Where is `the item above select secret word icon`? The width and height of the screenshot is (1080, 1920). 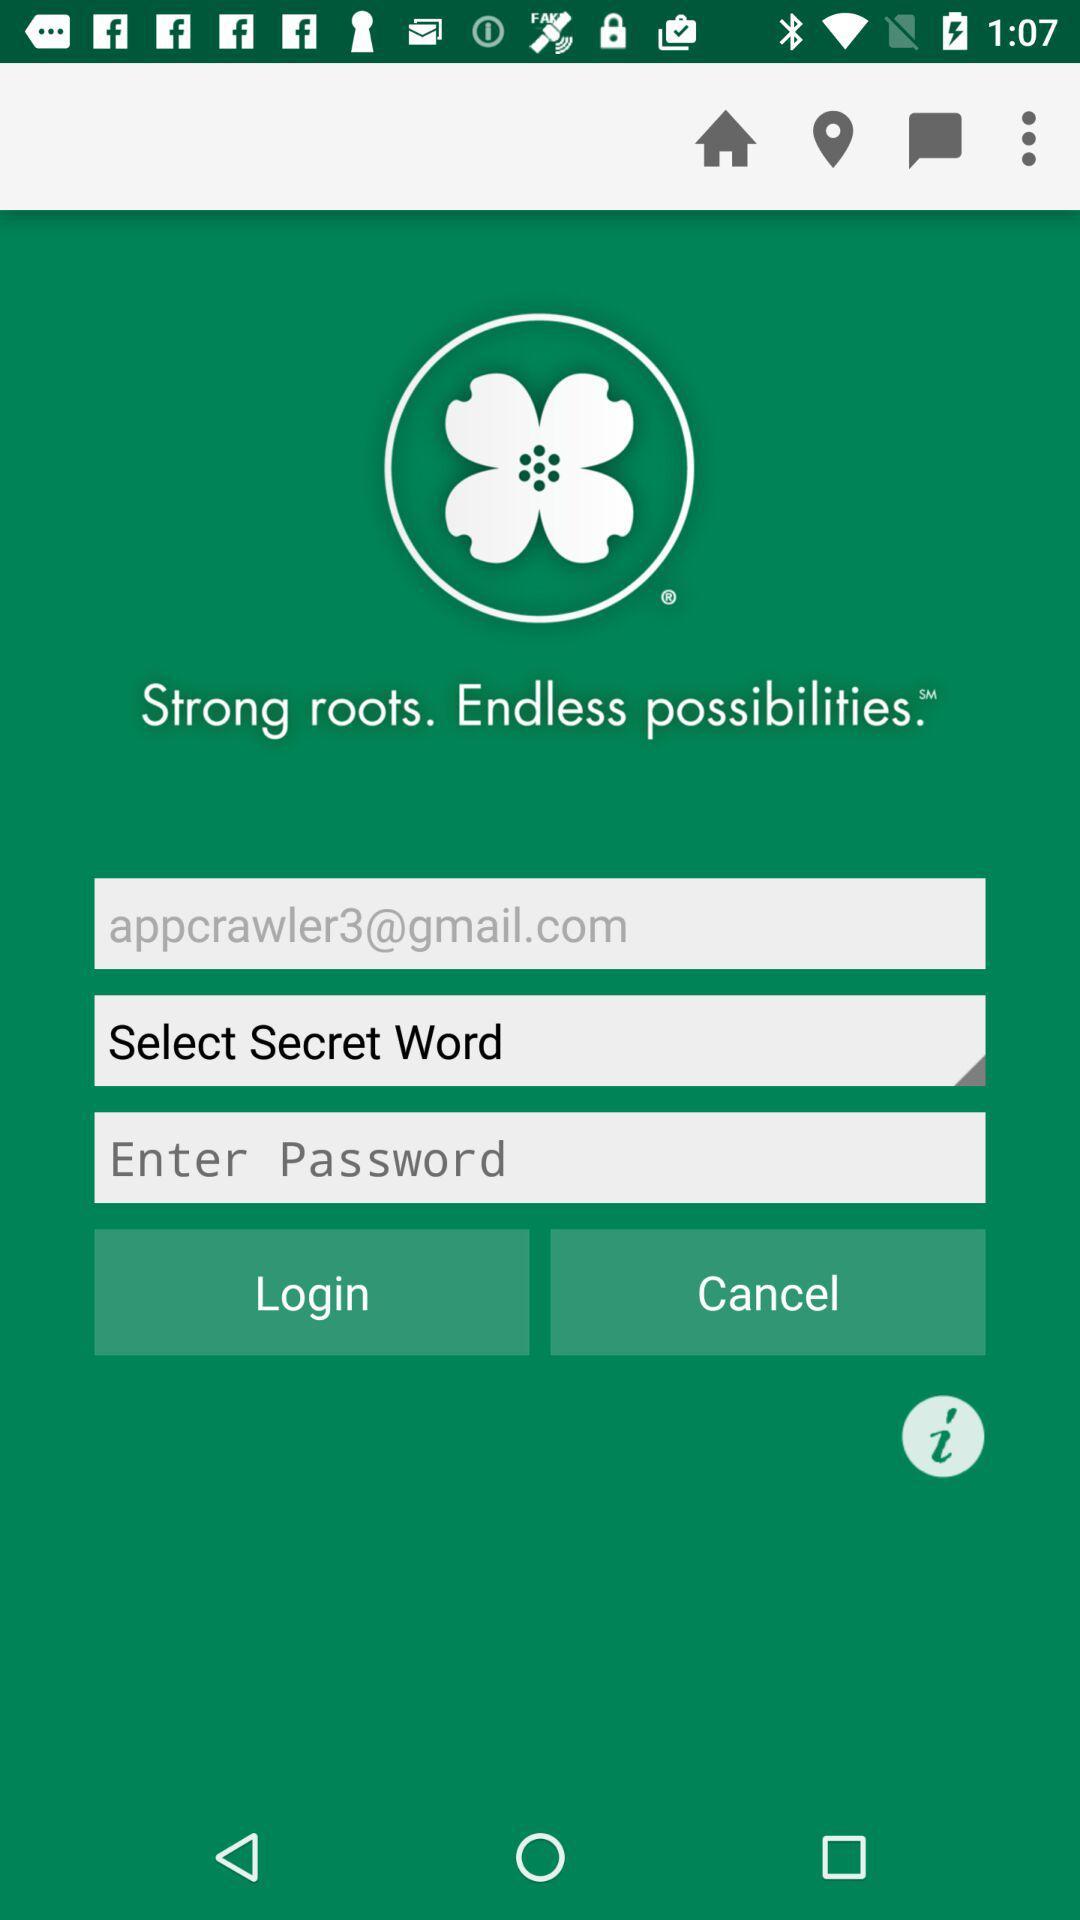
the item above select secret word icon is located at coordinates (540, 922).